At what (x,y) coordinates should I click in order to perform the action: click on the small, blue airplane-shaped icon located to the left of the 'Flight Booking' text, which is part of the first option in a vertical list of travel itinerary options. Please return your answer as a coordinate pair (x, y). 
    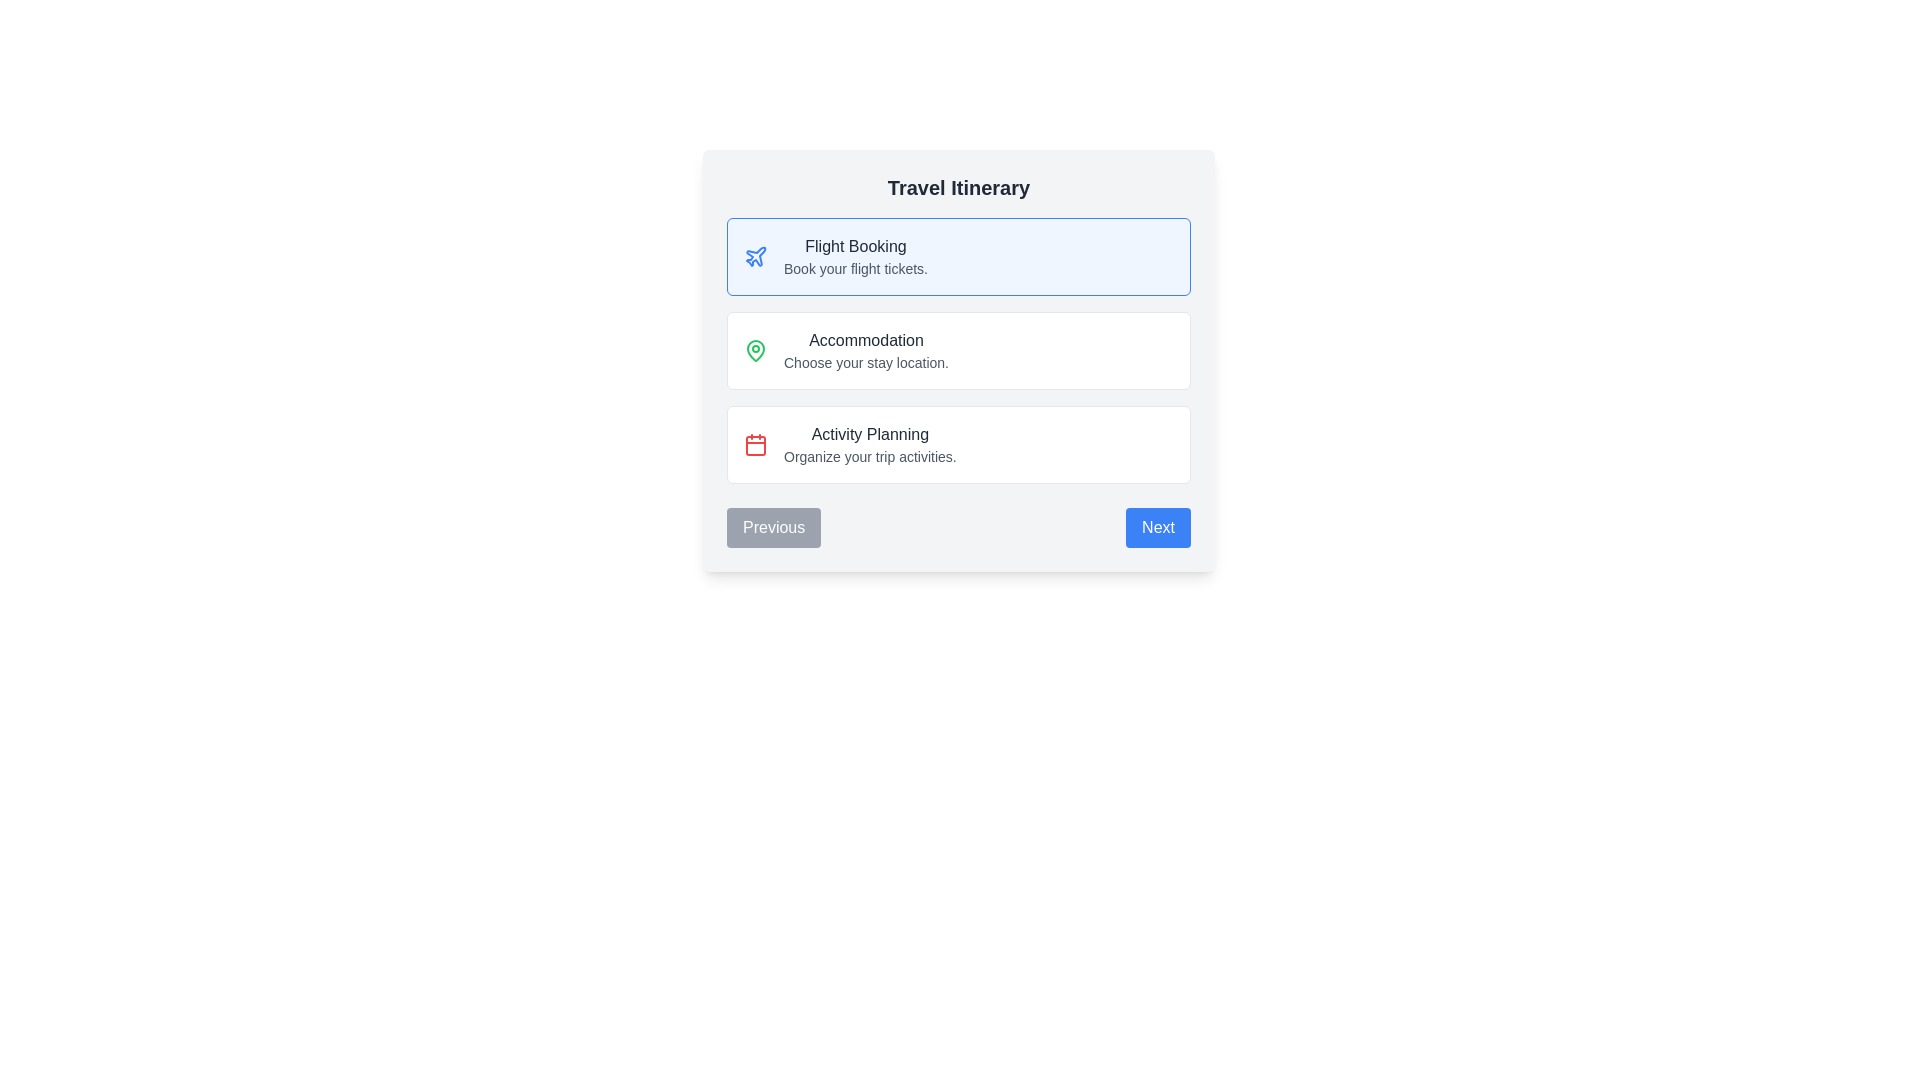
    Looking at the image, I should click on (754, 256).